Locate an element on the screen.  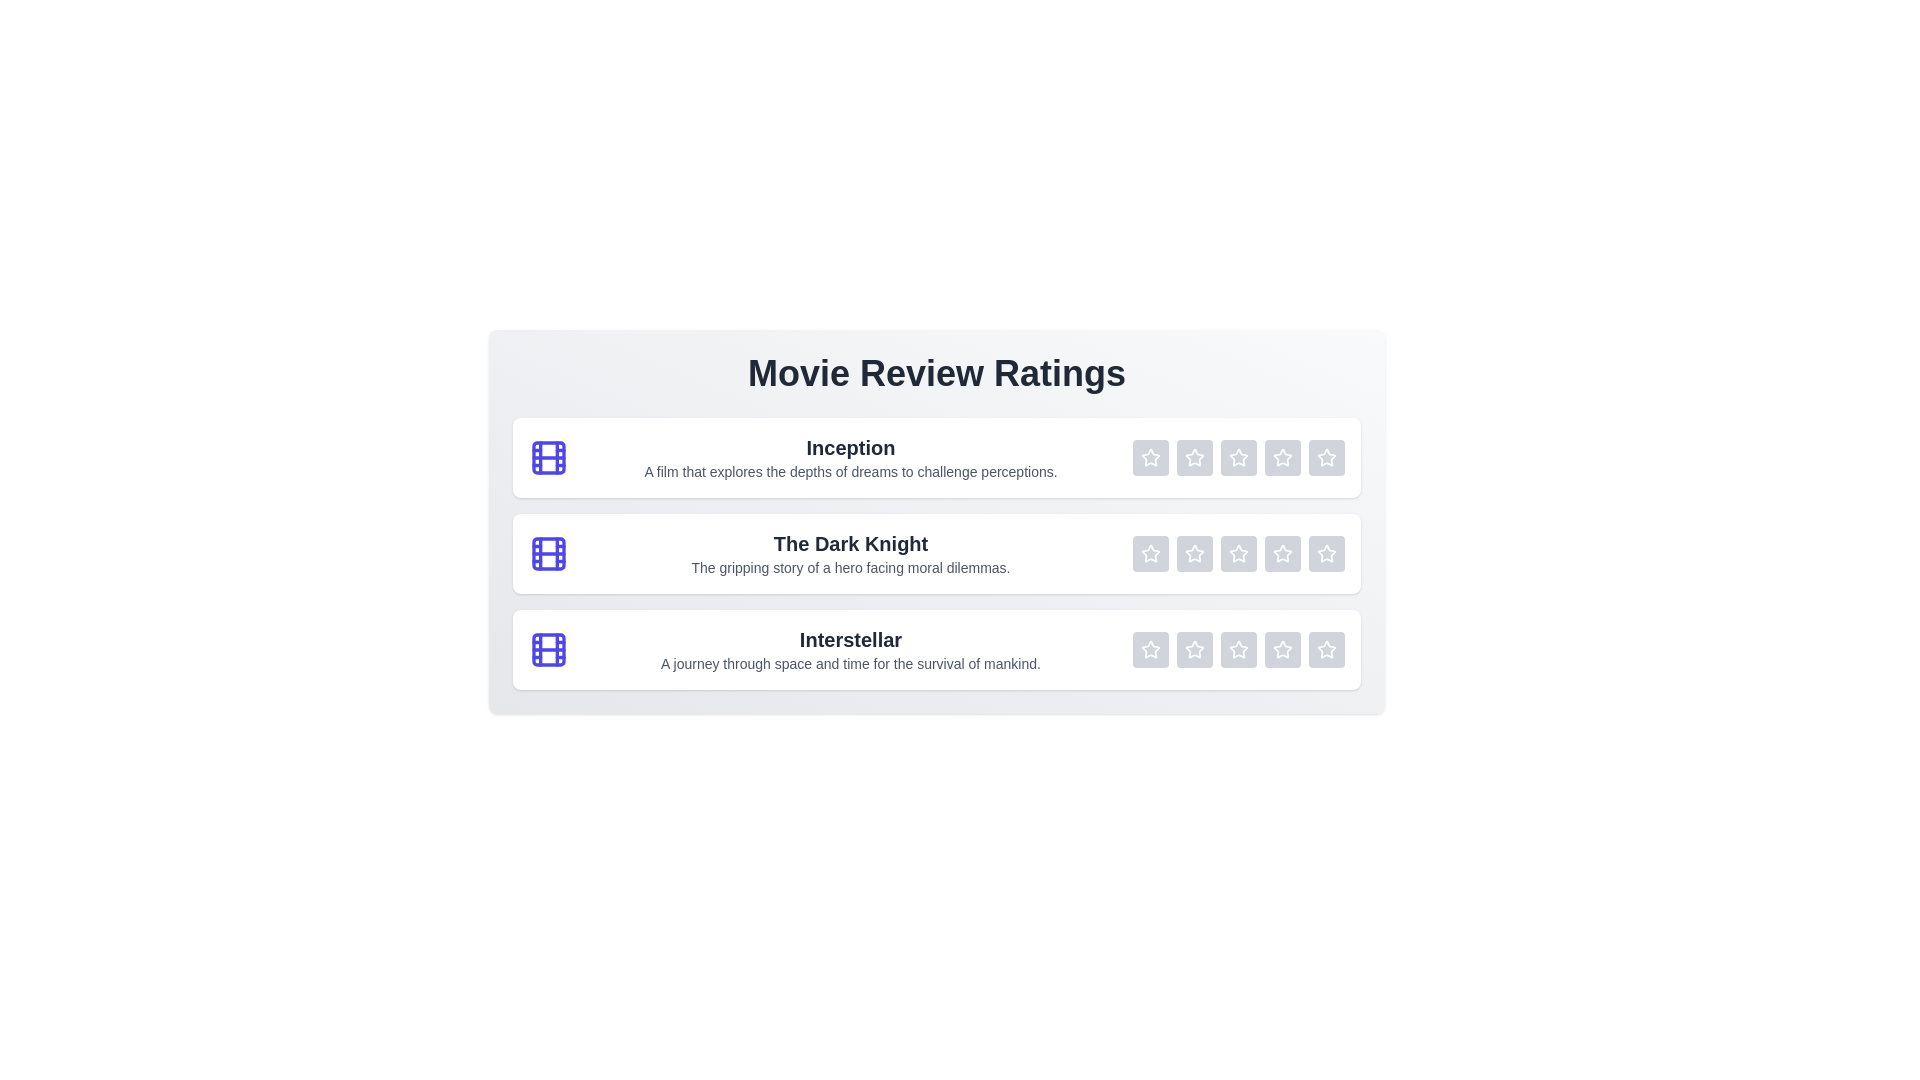
the rating of a movie to 3 stars by clicking the corresponding star is located at coordinates (1237, 458).